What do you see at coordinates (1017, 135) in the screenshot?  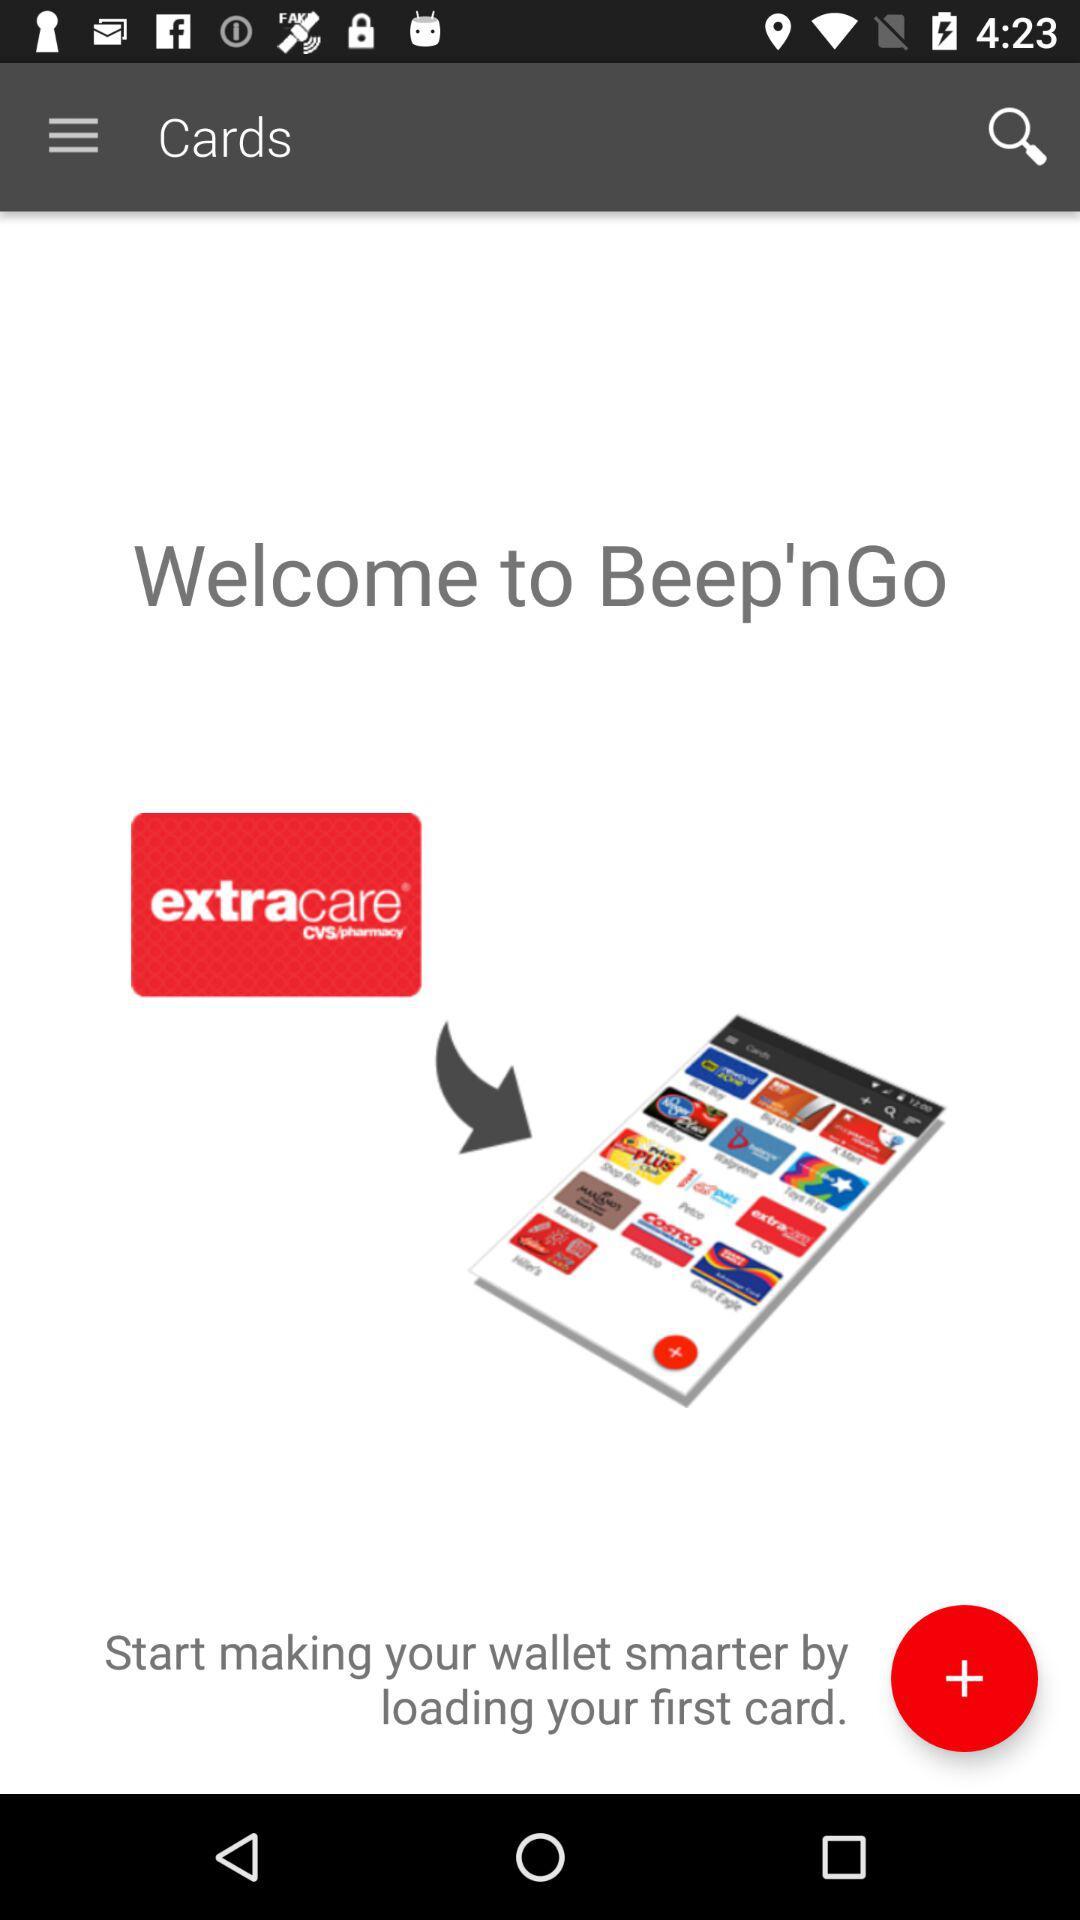 I see `the item to the right of cards` at bounding box center [1017, 135].